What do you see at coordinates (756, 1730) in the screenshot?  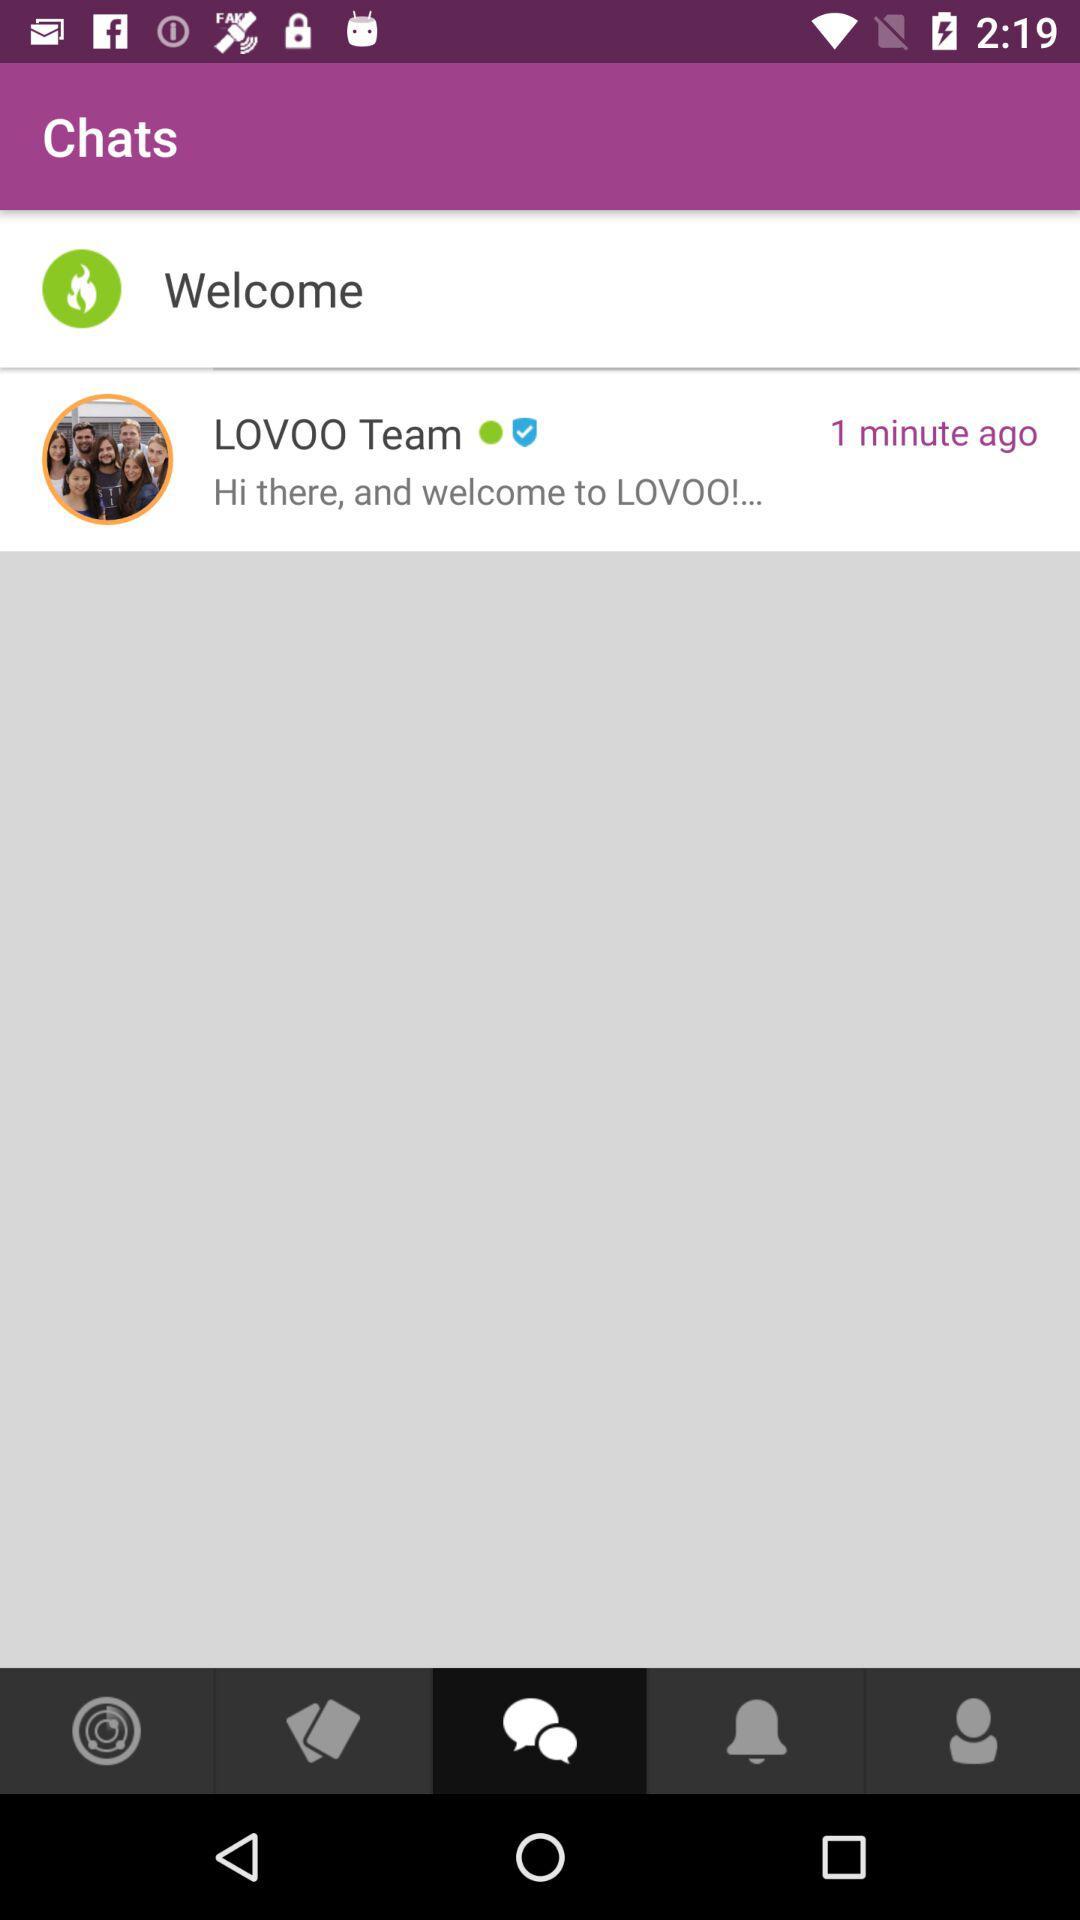 I see `notifications` at bounding box center [756, 1730].